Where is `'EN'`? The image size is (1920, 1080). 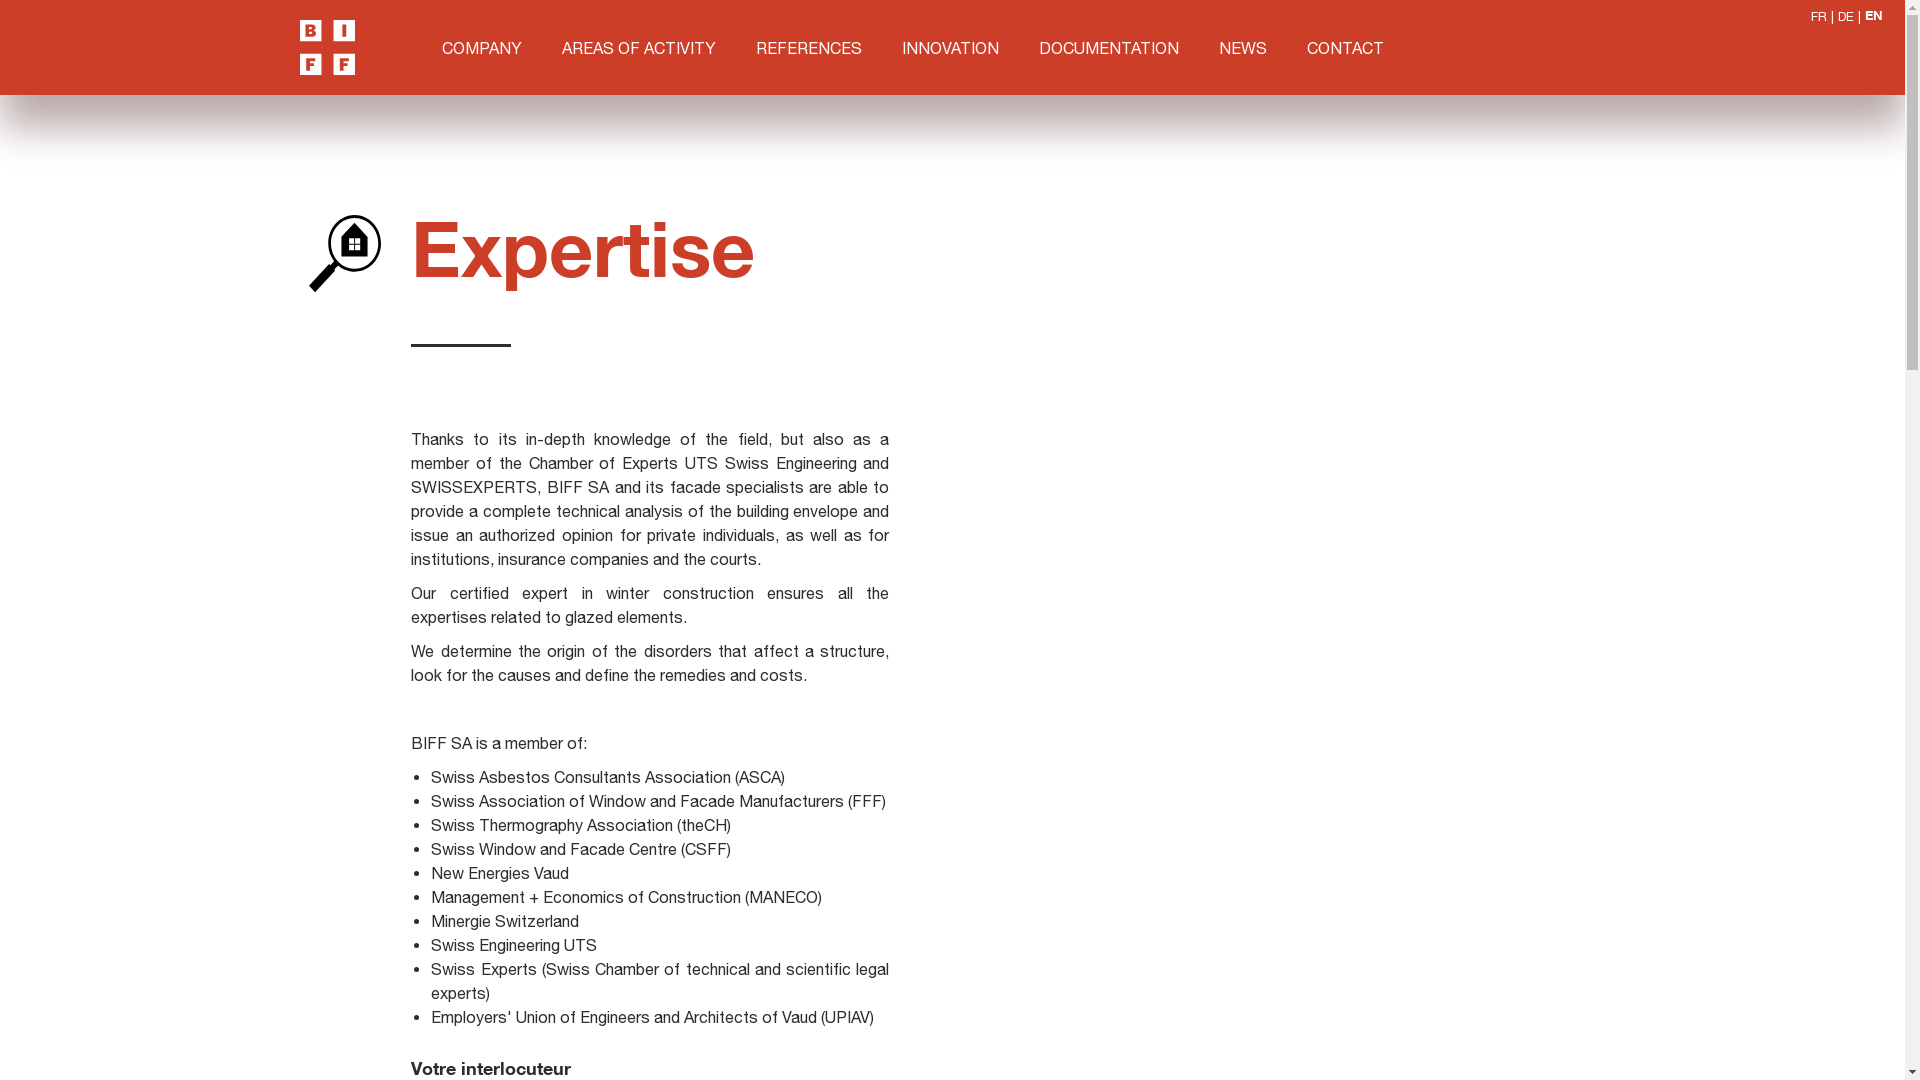
'EN' is located at coordinates (1864, 16).